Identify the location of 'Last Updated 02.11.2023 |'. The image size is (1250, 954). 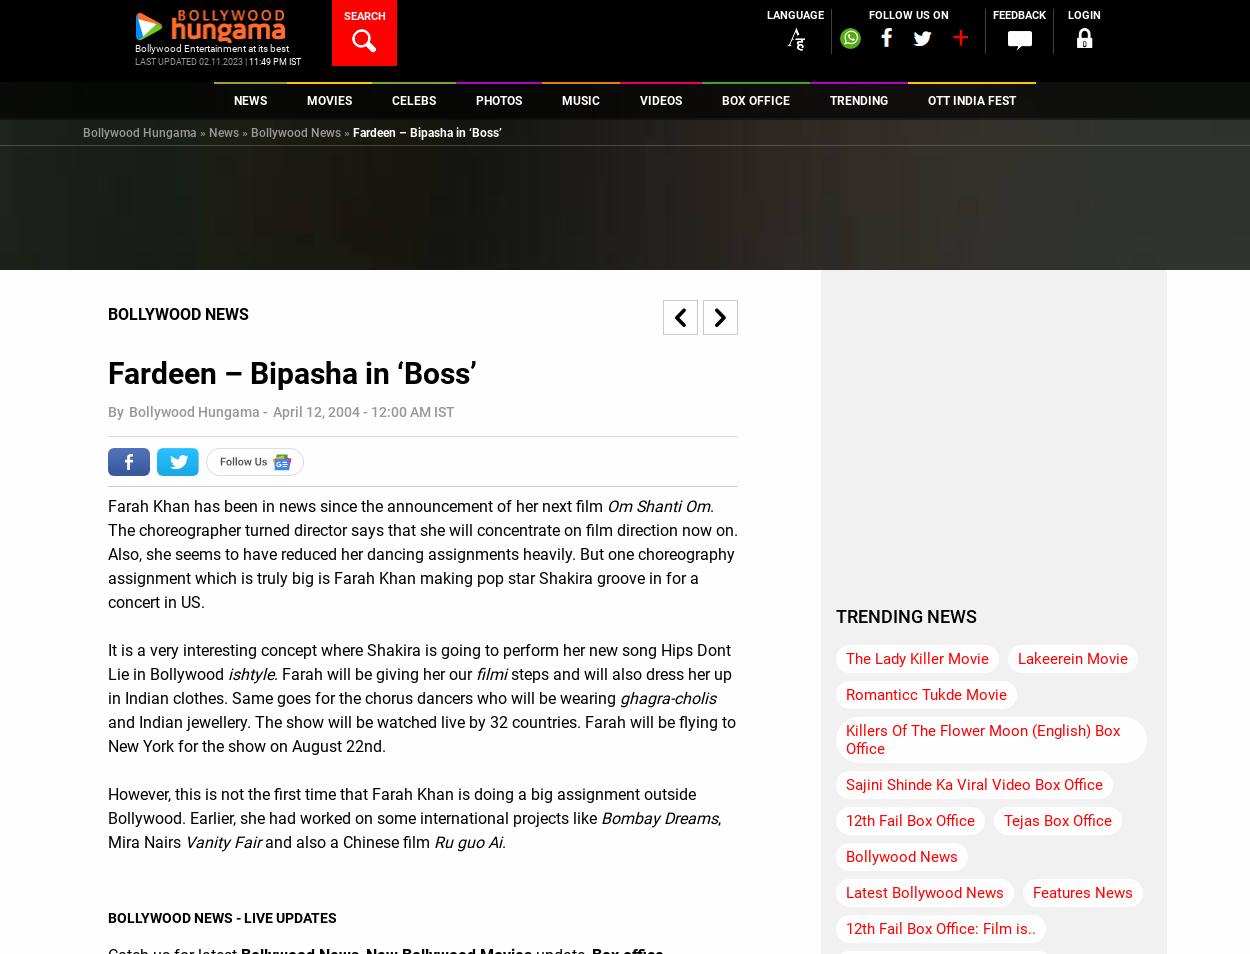
(190, 61).